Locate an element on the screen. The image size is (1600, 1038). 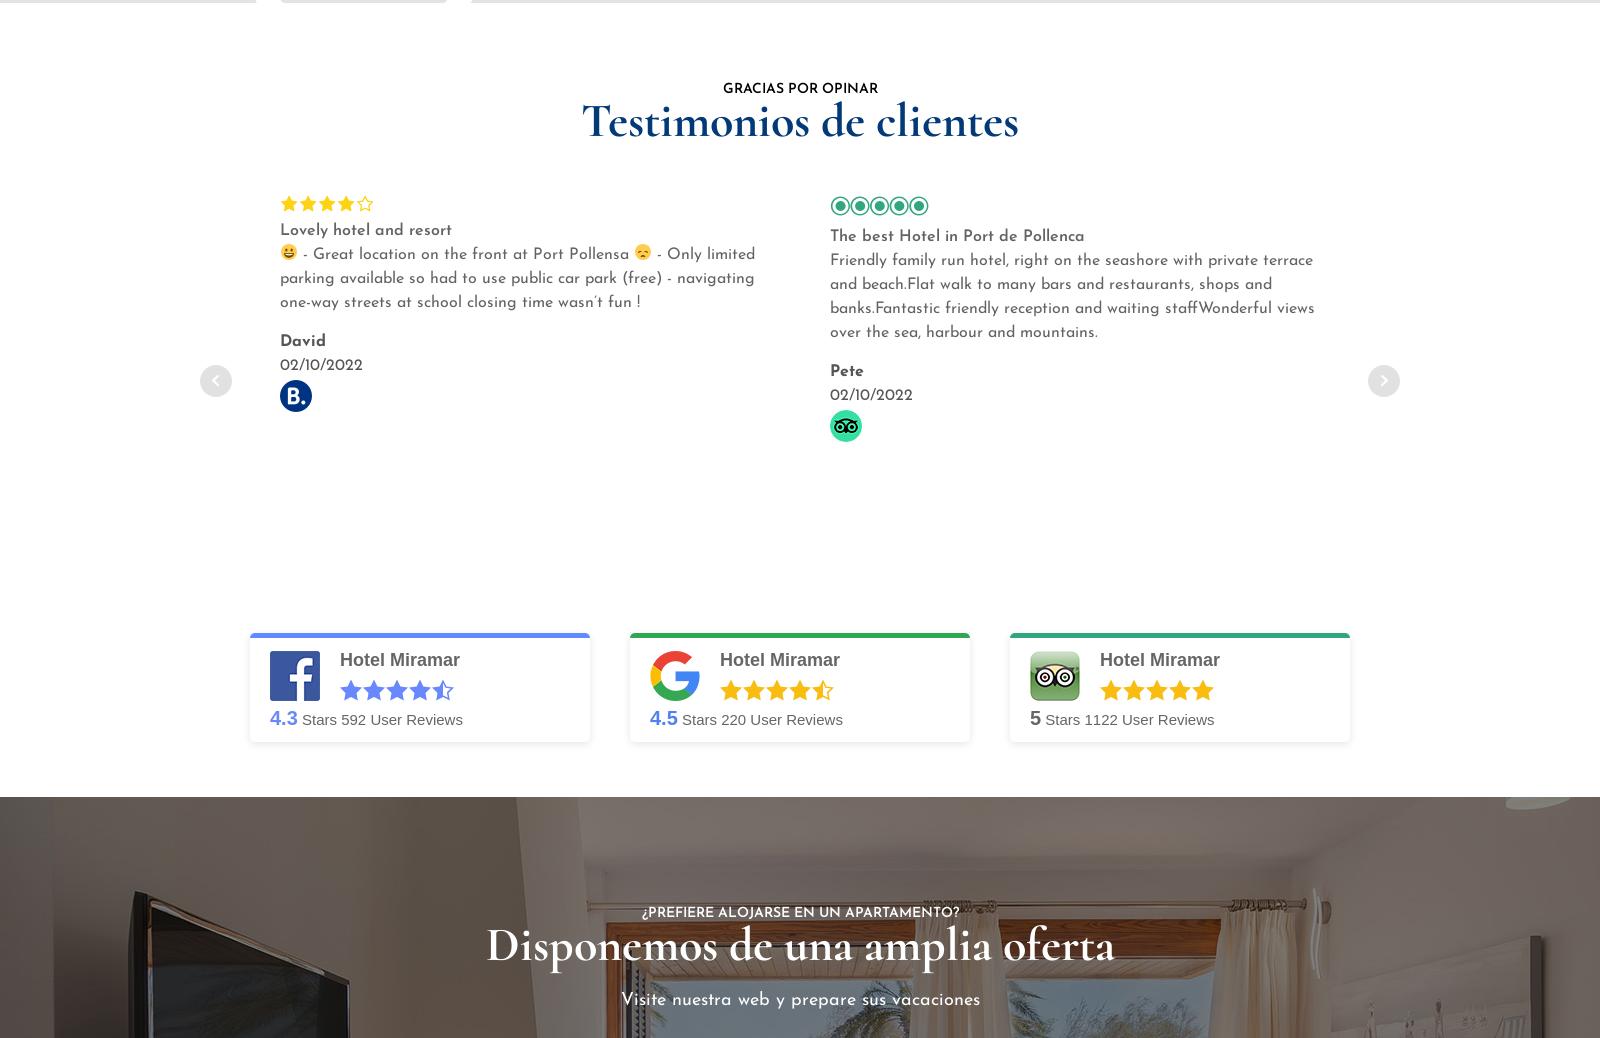
'¿PREFIERE ALOJARSE EN UN APARTAMENTO?' is located at coordinates (799, 912).